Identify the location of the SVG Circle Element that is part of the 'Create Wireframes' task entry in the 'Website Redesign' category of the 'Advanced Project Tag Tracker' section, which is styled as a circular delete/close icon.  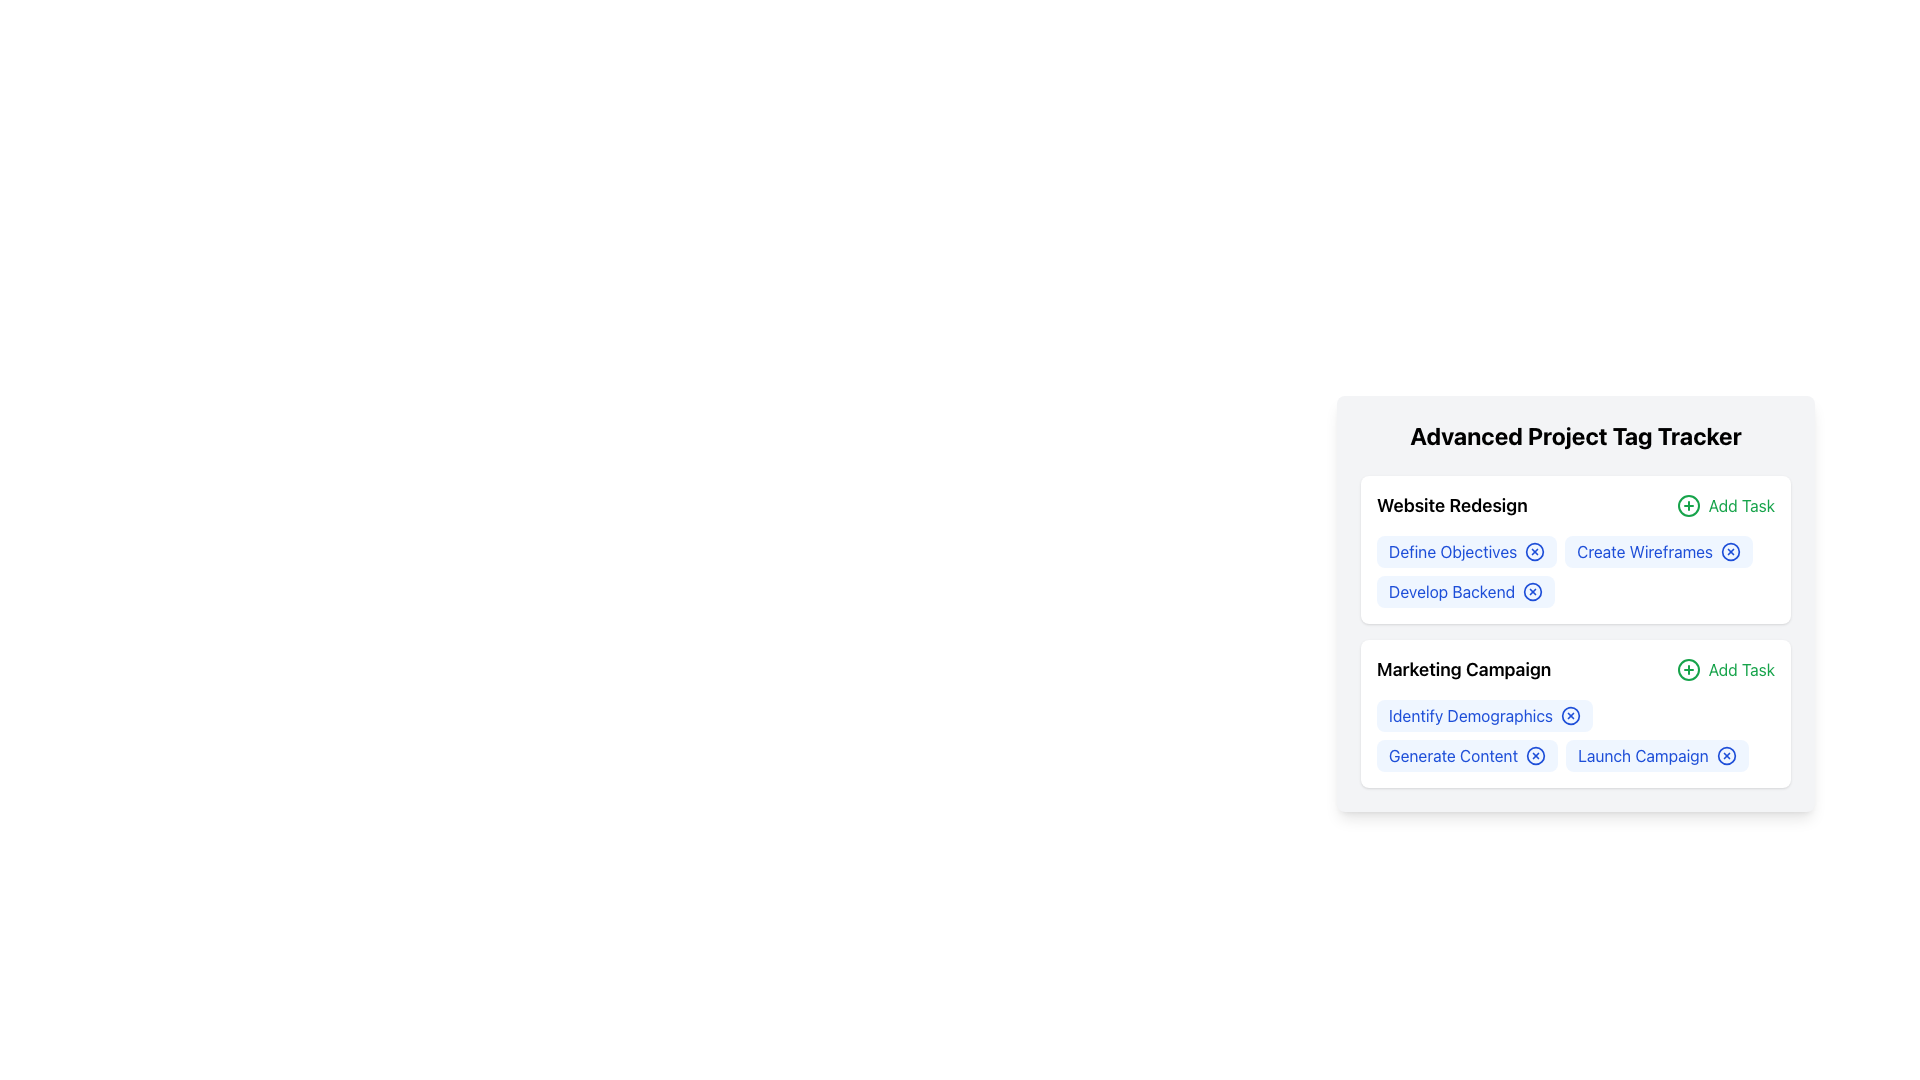
(1730, 551).